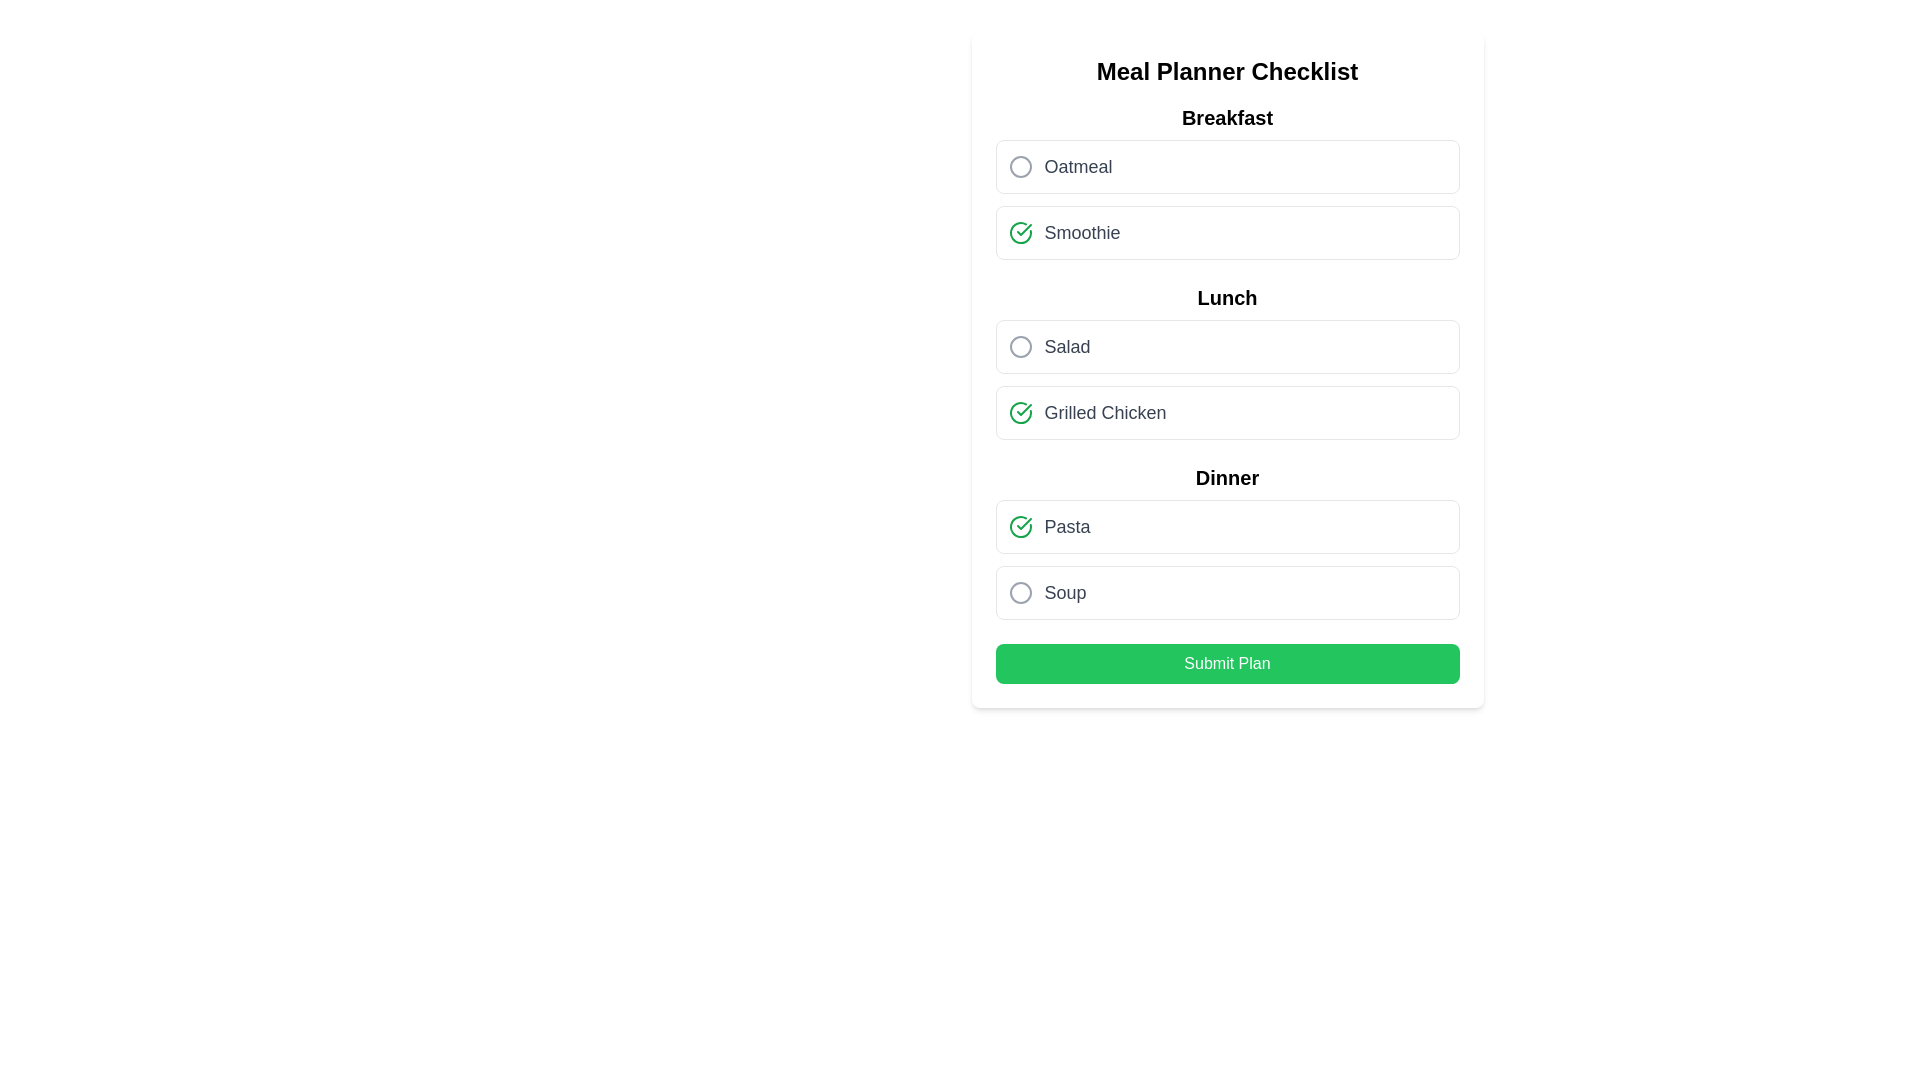 The image size is (1920, 1080). What do you see at coordinates (1020, 526) in the screenshot?
I see `the circular icon with a green outline and checkmark located next to the text 'Pasta' in the 'Dinner' group of the Meal Planner Checklist interface` at bounding box center [1020, 526].